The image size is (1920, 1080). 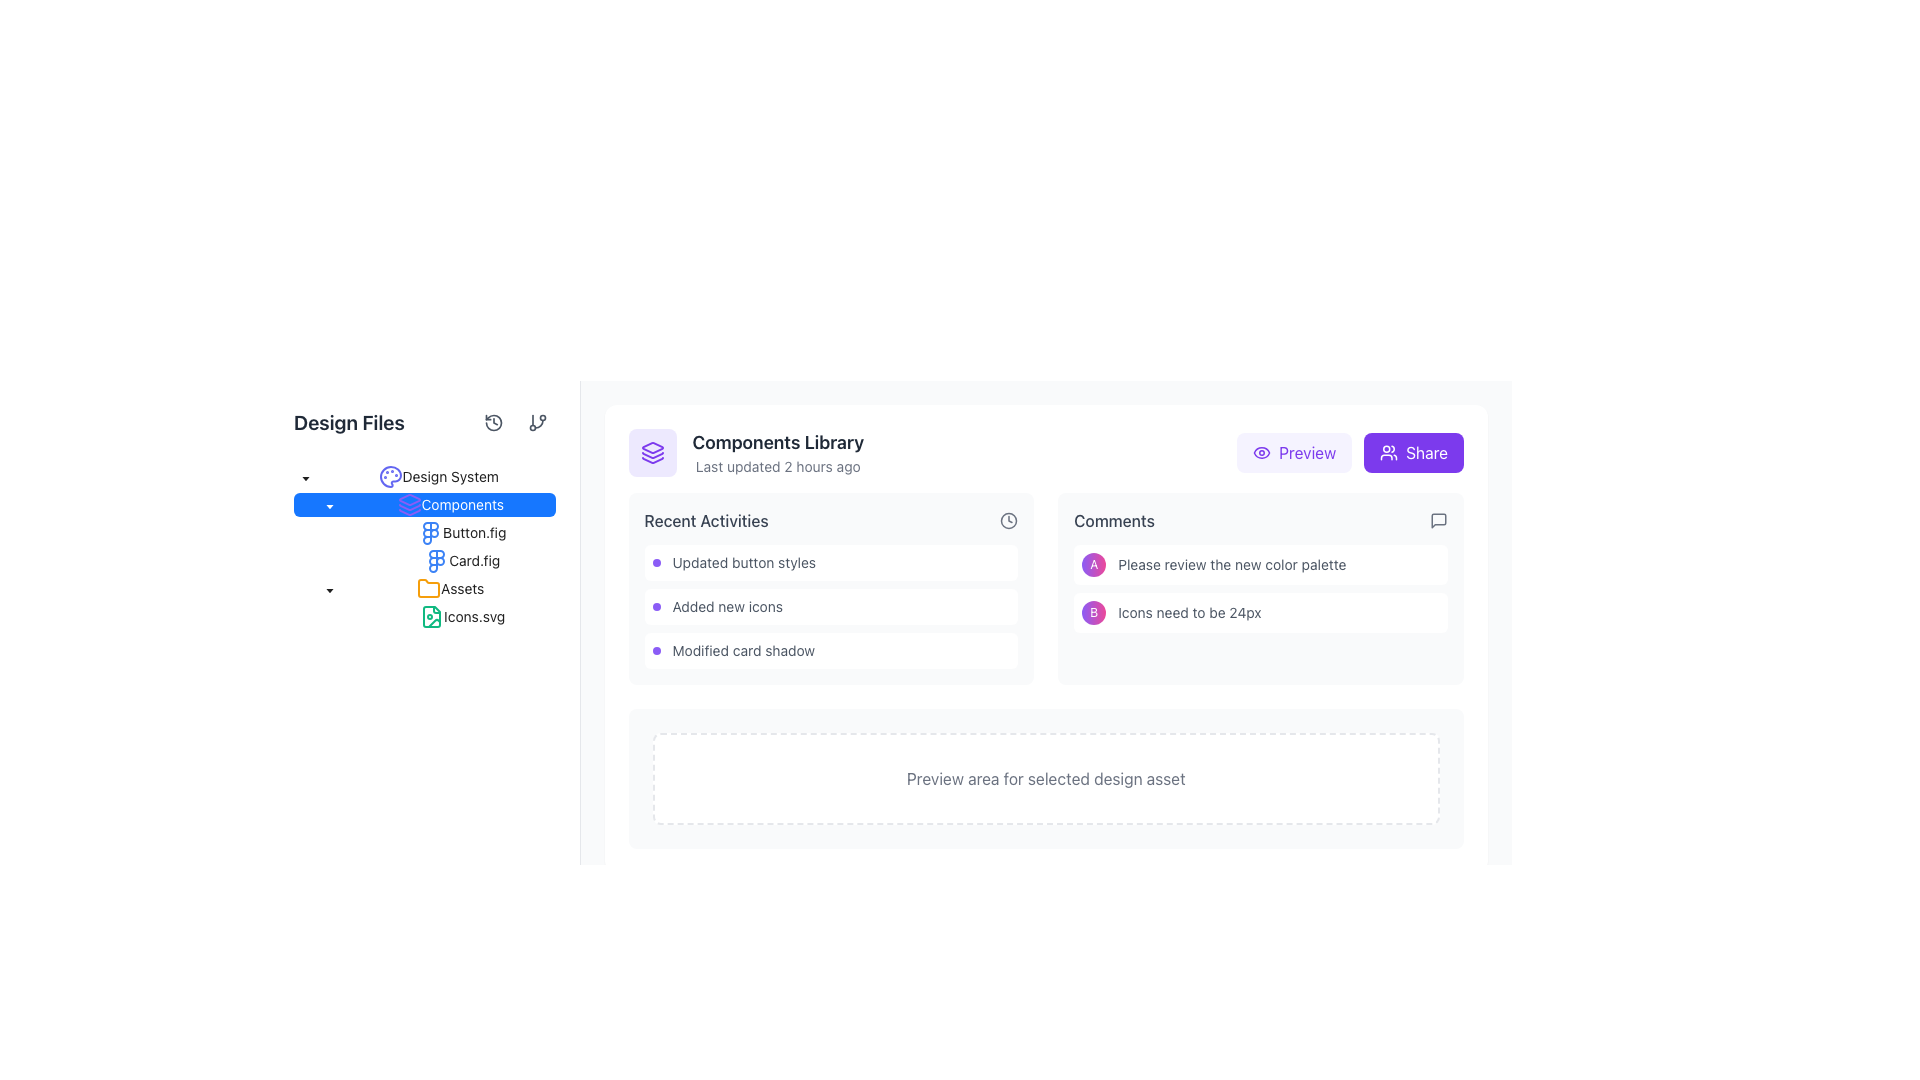 I want to click on the downward-pointing caret icon in the hierarchical navigation sidebar next to 'Design System', so click(x=305, y=477).